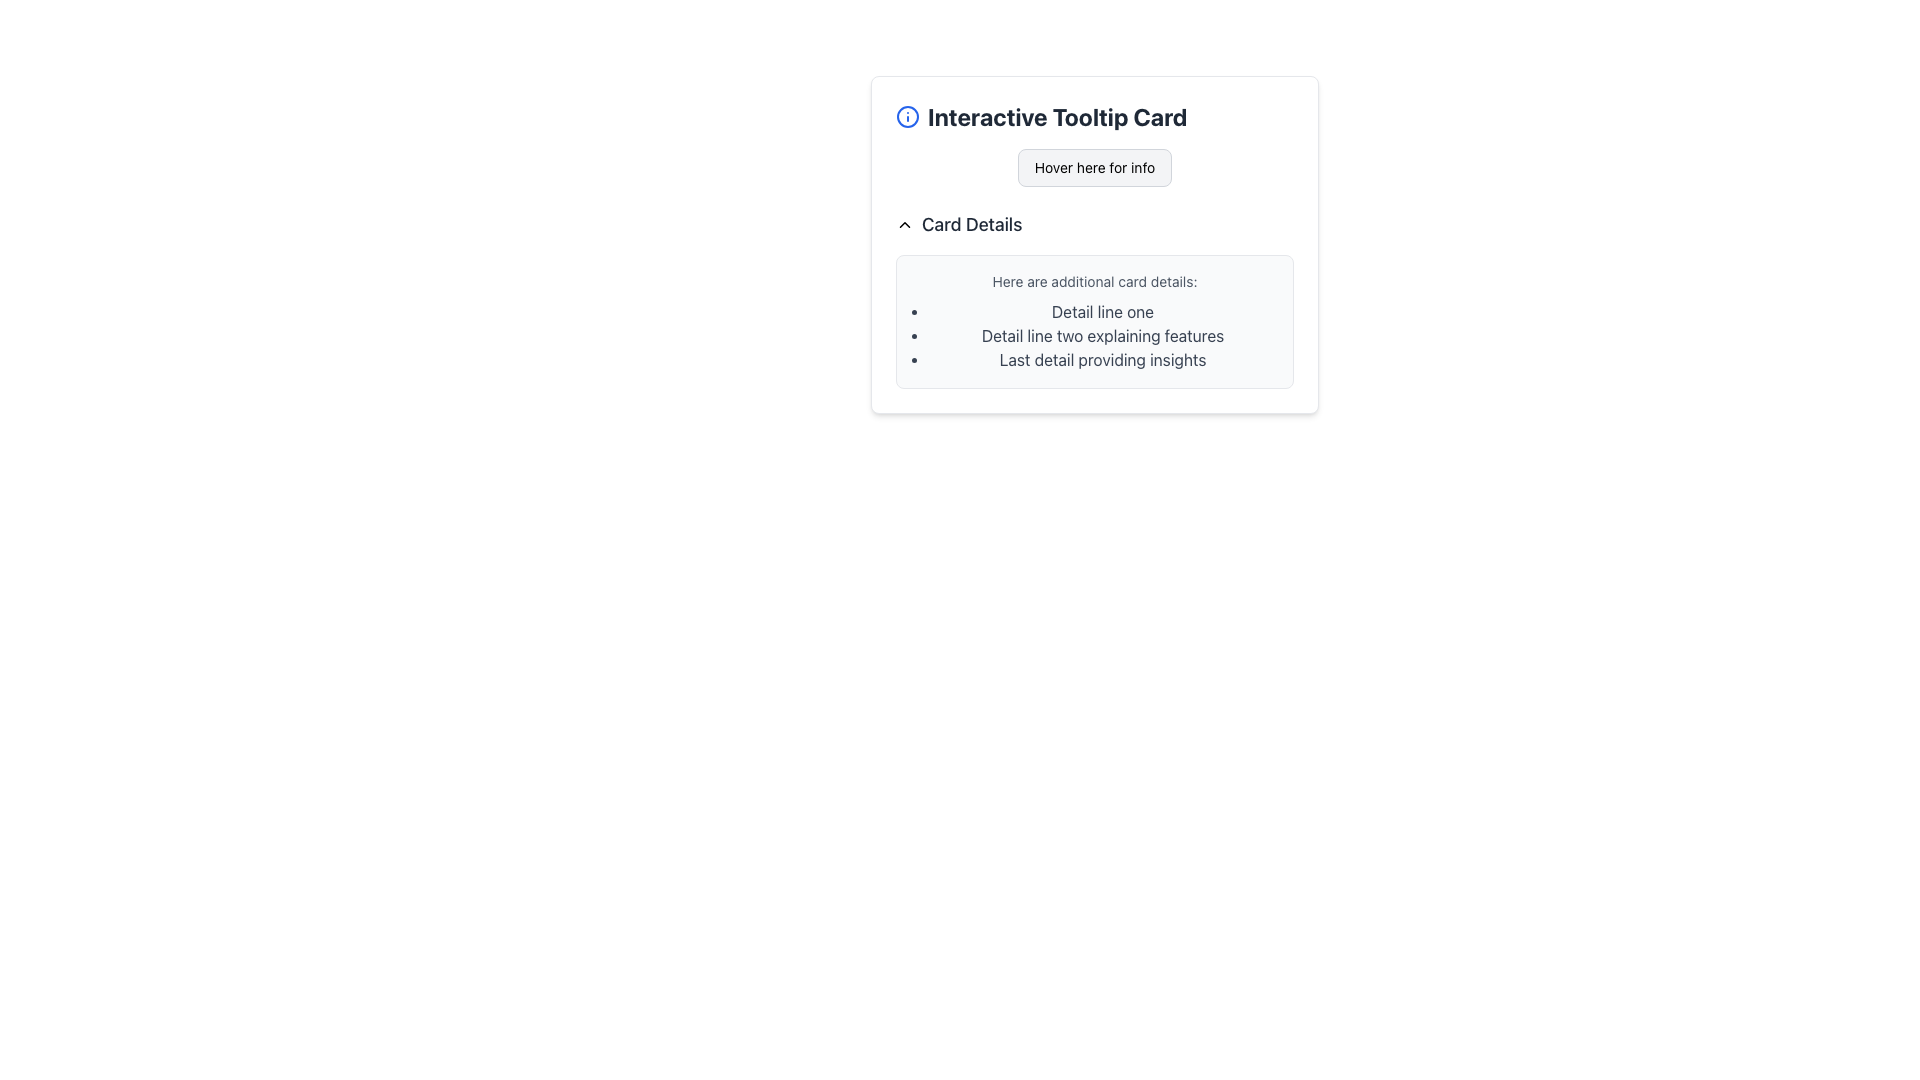 Image resolution: width=1920 pixels, height=1080 pixels. What do you see at coordinates (972, 224) in the screenshot?
I see `the 'Card Details' text label, which is displayed in a medium-sized, bold font and positioned to the right of an upward-facing chevron icon in the header of a collapsible card section` at bounding box center [972, 224].